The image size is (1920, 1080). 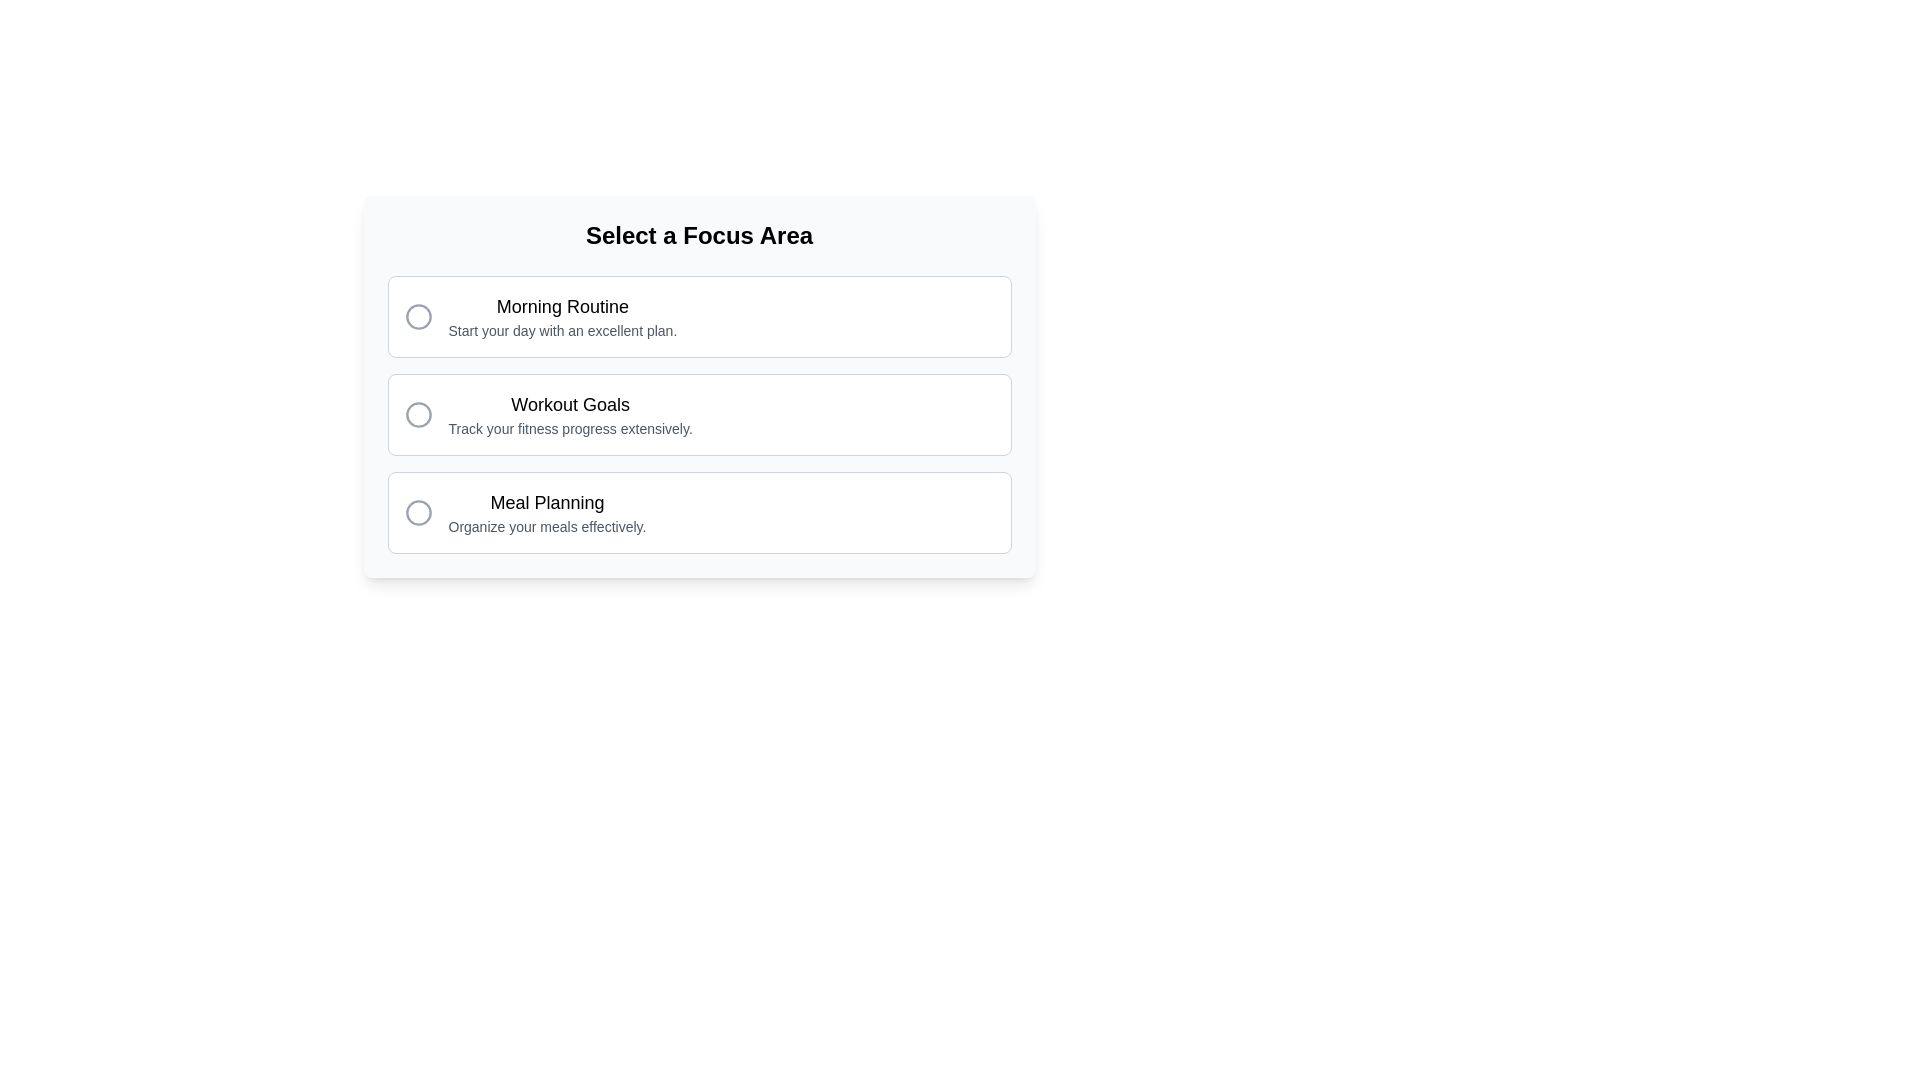 I want to click on the 'Workout Goals' text label, which is displayed in a bold, larger font and positioned in the second section of a vertically stacked menu interface, so click(x=569, y=405).